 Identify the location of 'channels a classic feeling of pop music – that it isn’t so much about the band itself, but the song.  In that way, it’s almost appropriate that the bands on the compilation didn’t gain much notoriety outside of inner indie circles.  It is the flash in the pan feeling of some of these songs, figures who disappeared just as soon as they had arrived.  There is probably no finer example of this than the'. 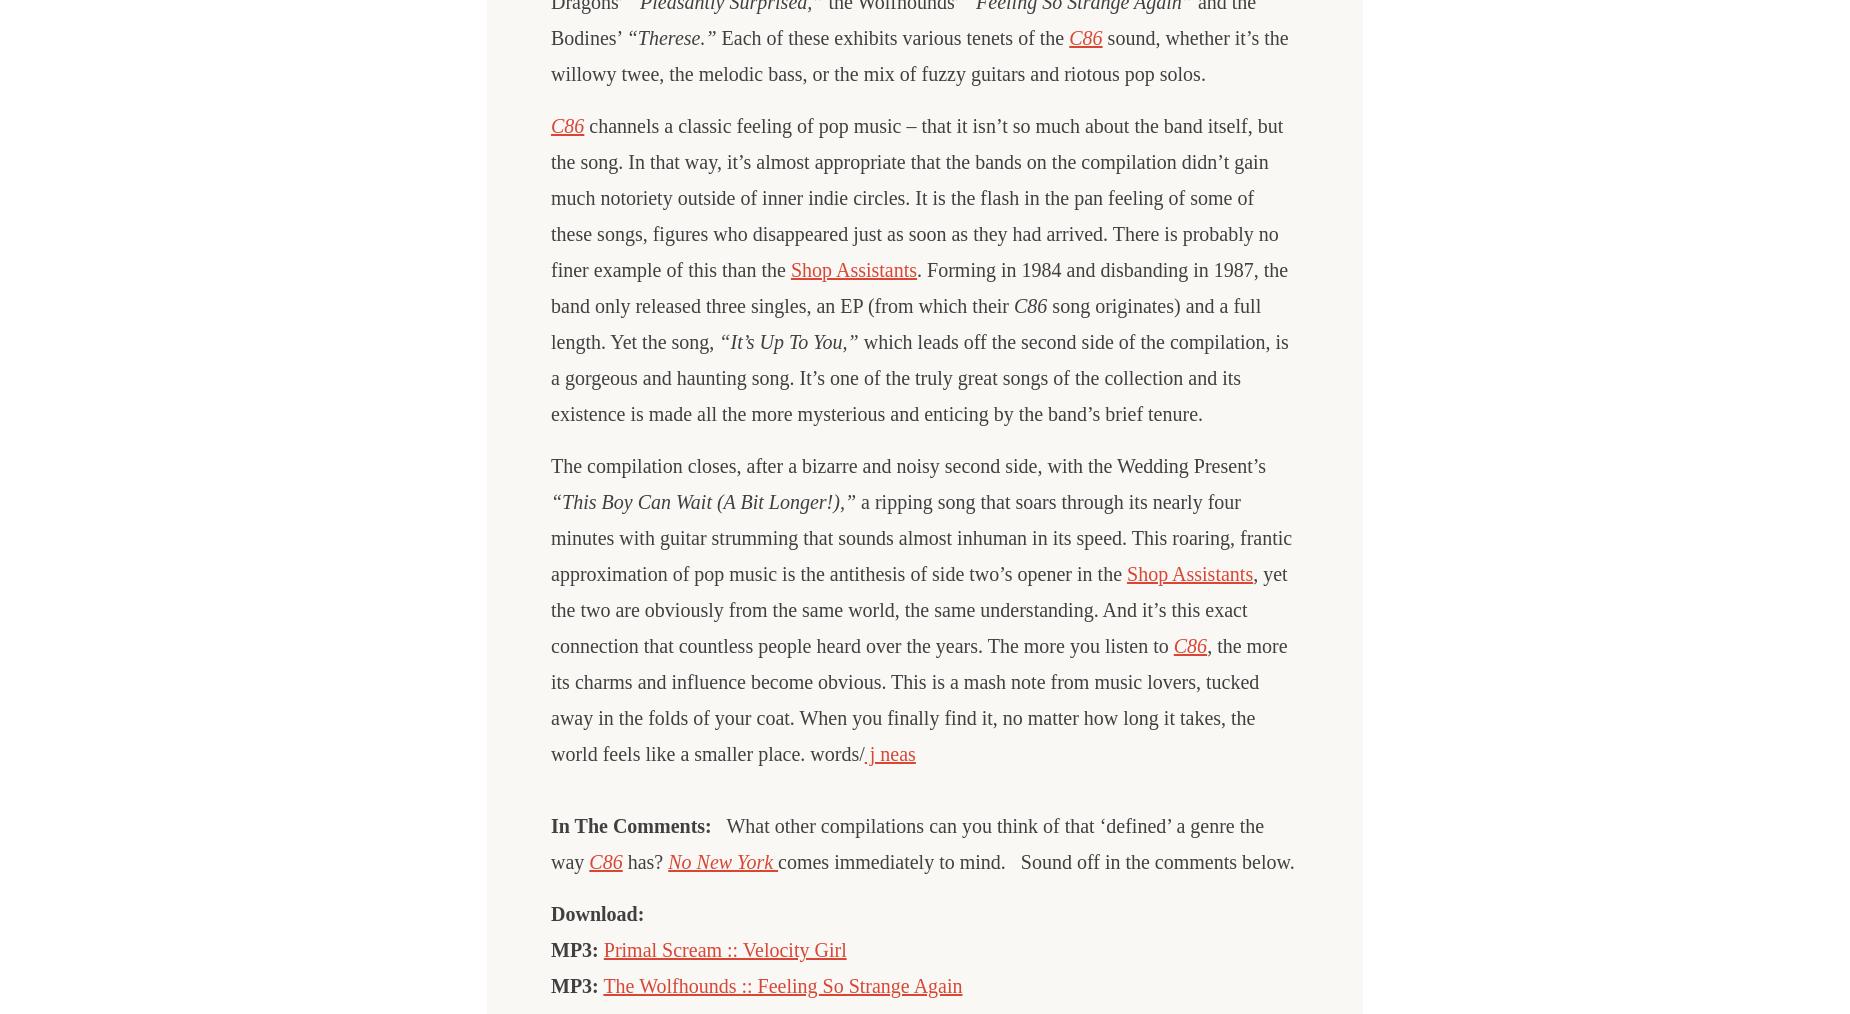
(550, 197).